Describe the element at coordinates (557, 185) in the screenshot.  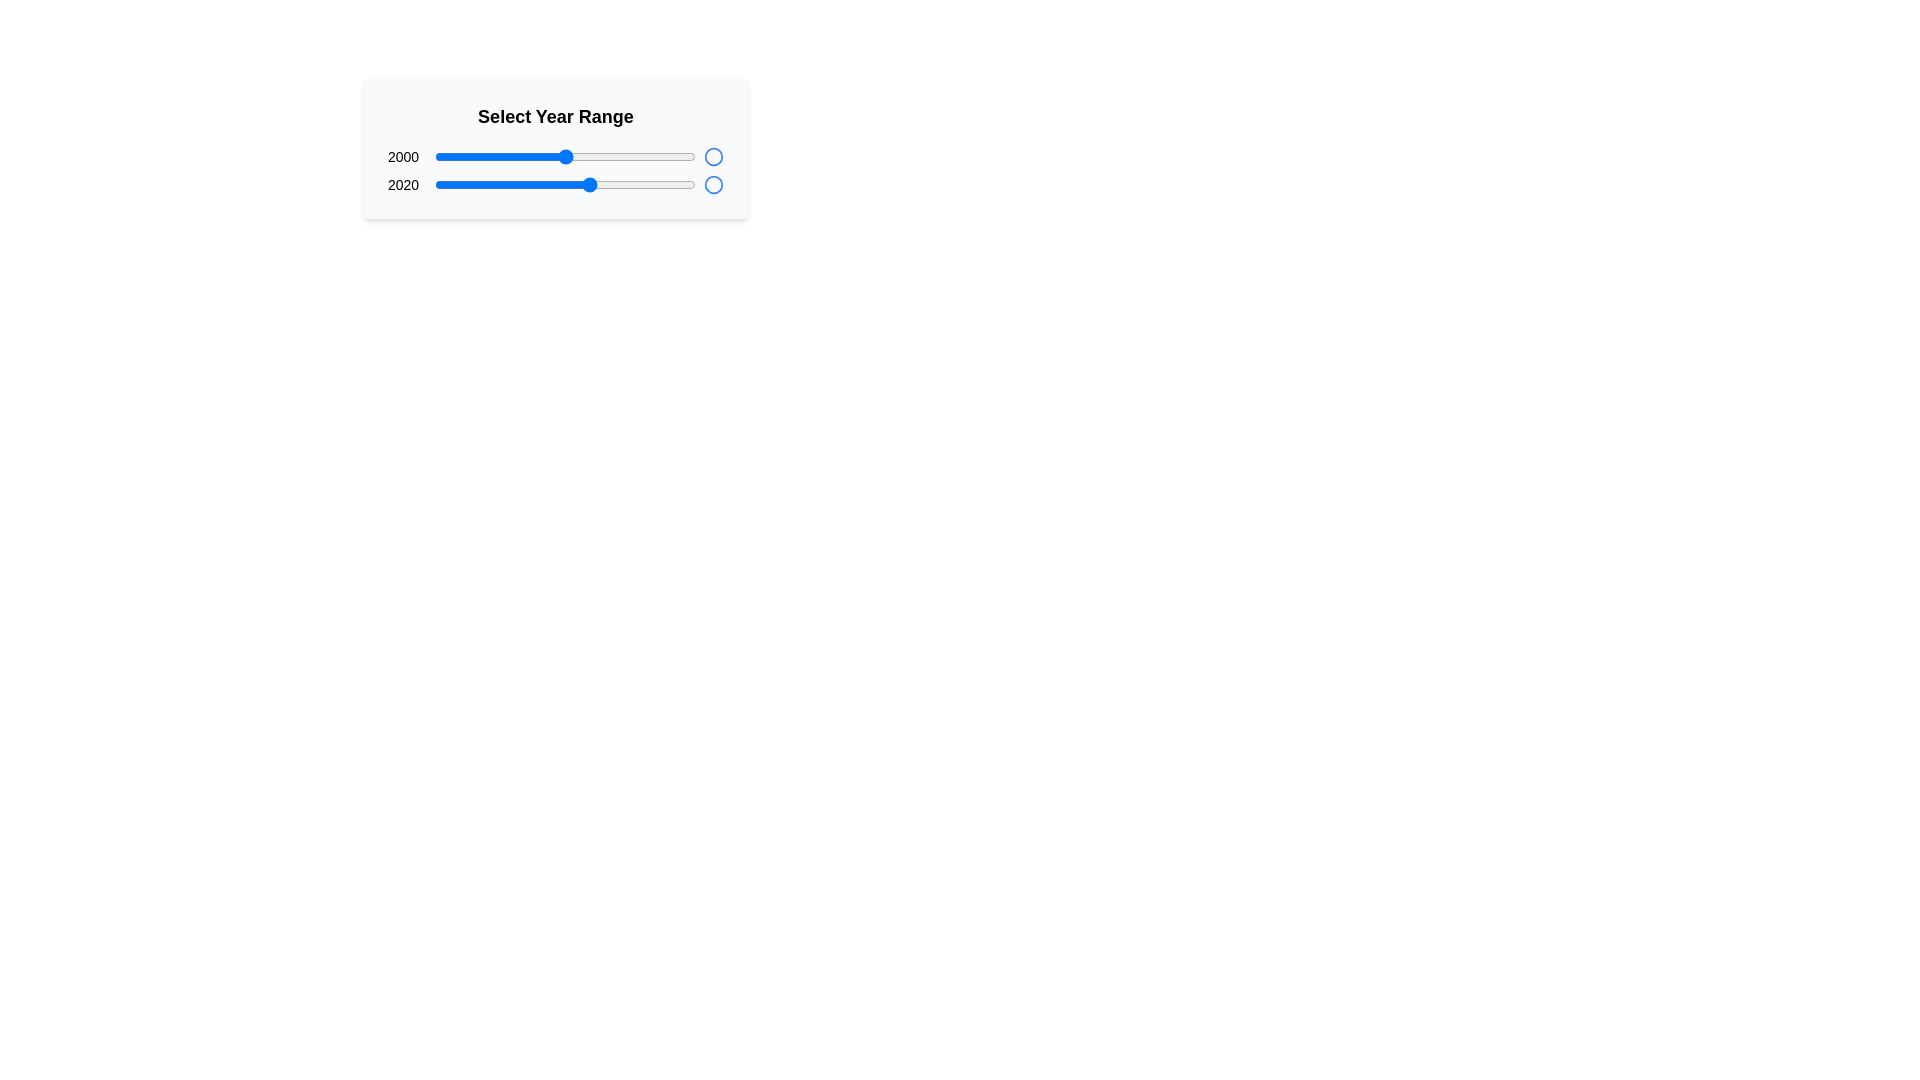
I see `the year slider` at that location.